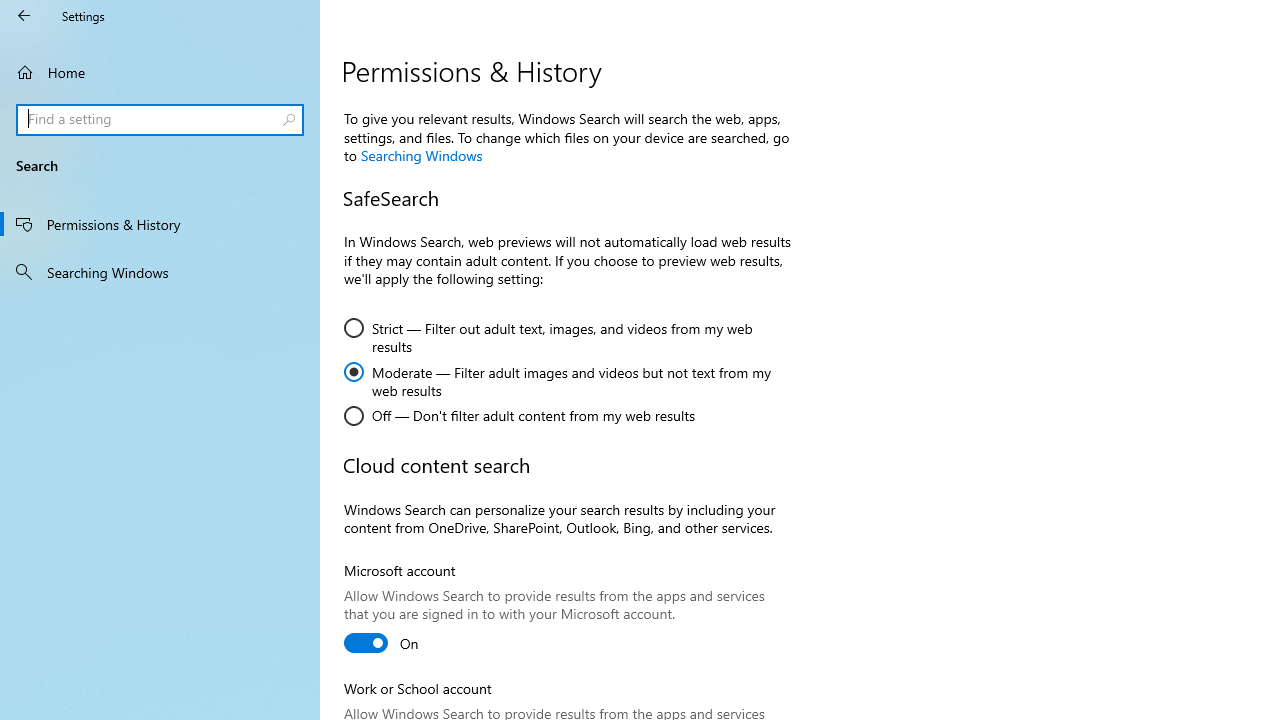  Describe the element at coordinates (24, 15) in the screenshot. I see `'Back'` at that location.